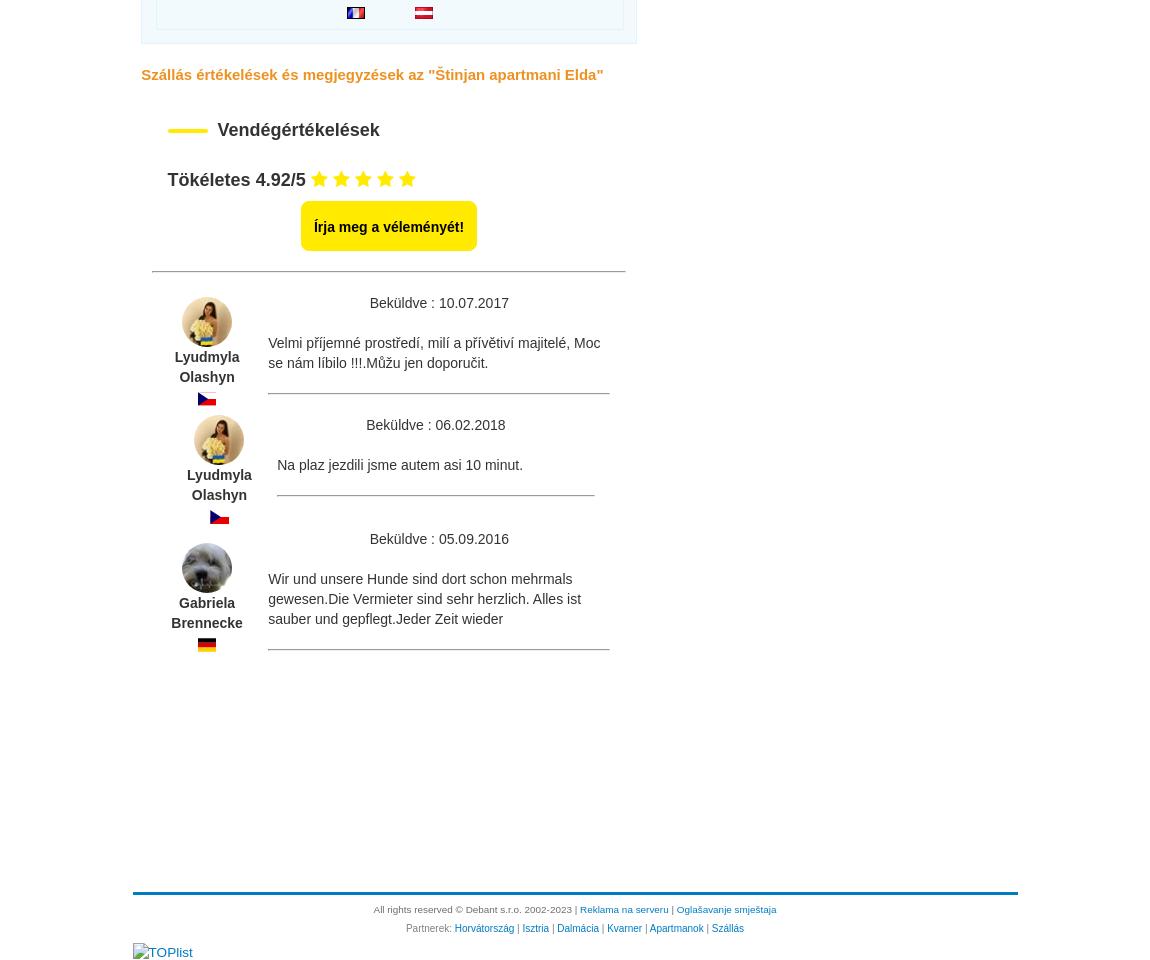 The image size is (1150, 960). Describe the element at coordinates (199, 867) in the screenshot. I see `'Kapcsolattartó személy:'` at that location.